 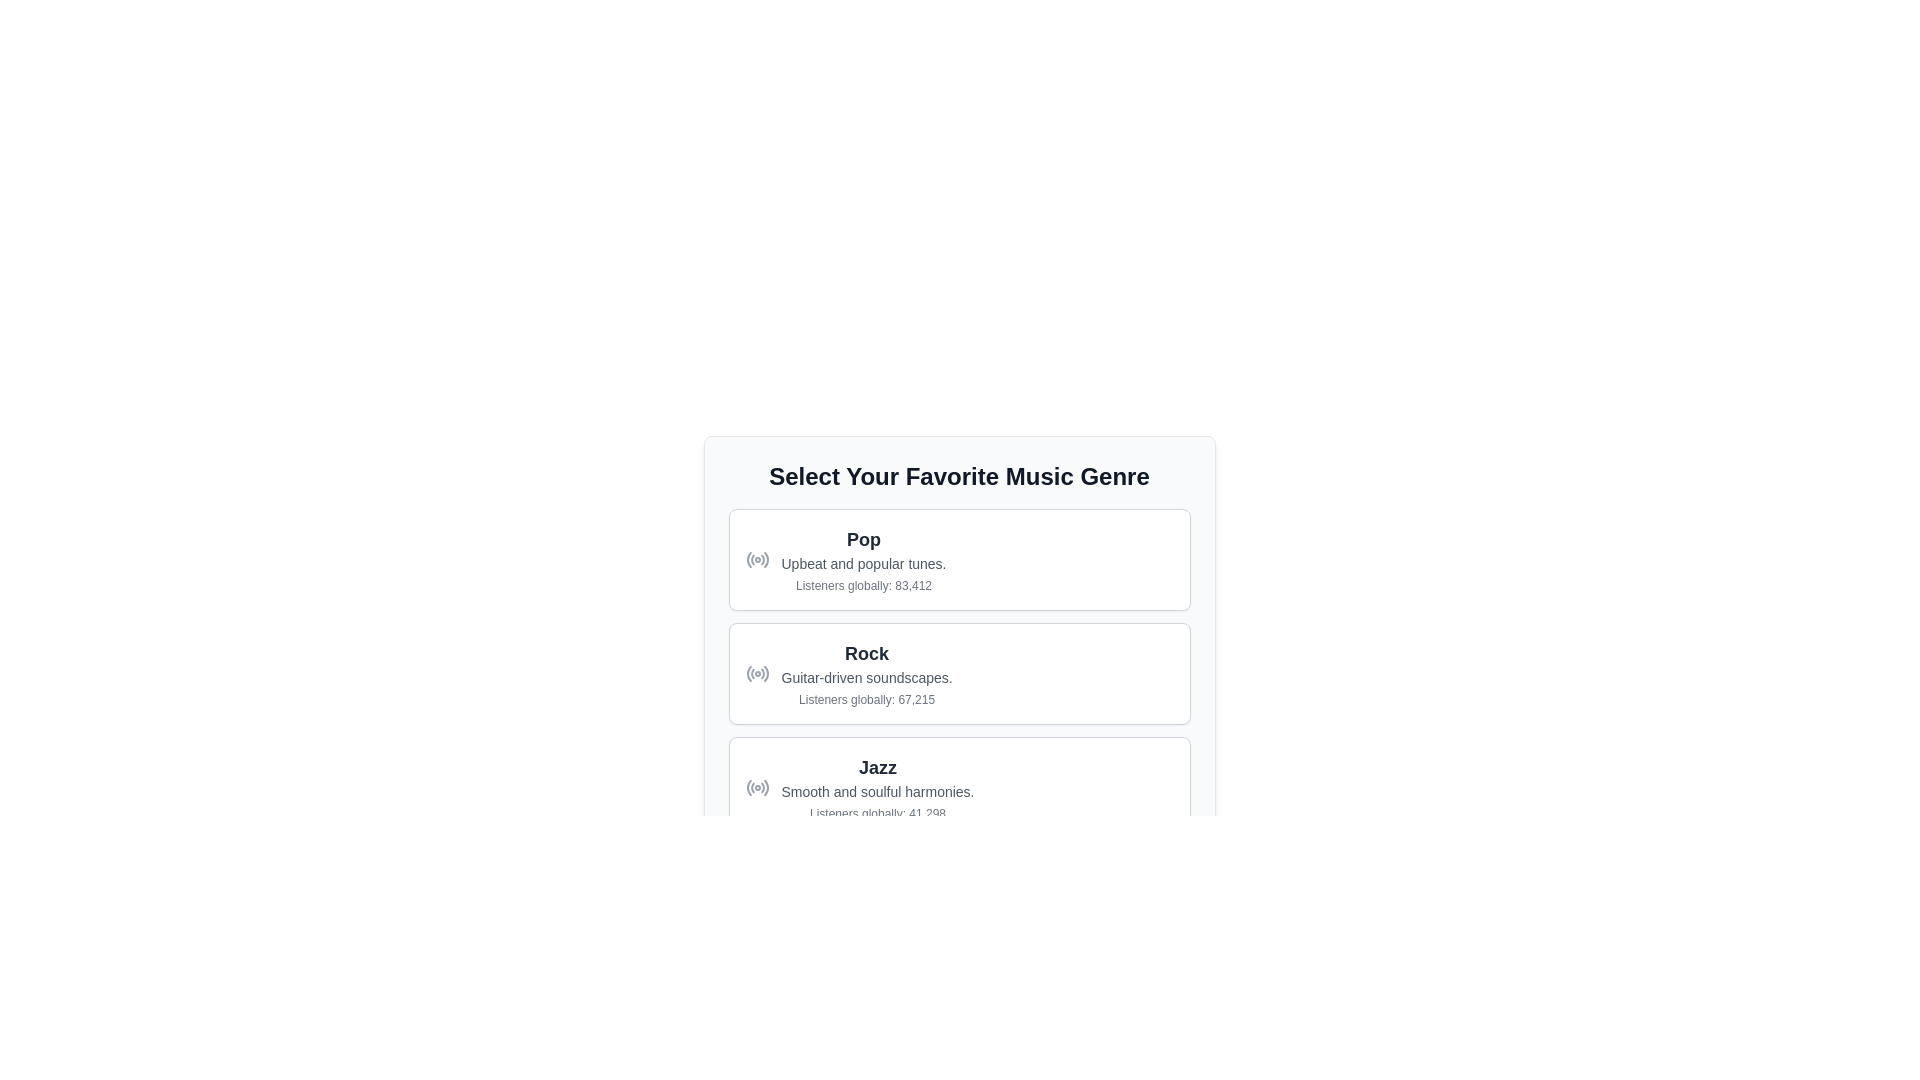 I want to click on the first segment of the radio wave icon, which is part of the 'Select Your Favorite Music Genre' list, located to the left of the 'Jazz' text label, so click(x=747, y=786).